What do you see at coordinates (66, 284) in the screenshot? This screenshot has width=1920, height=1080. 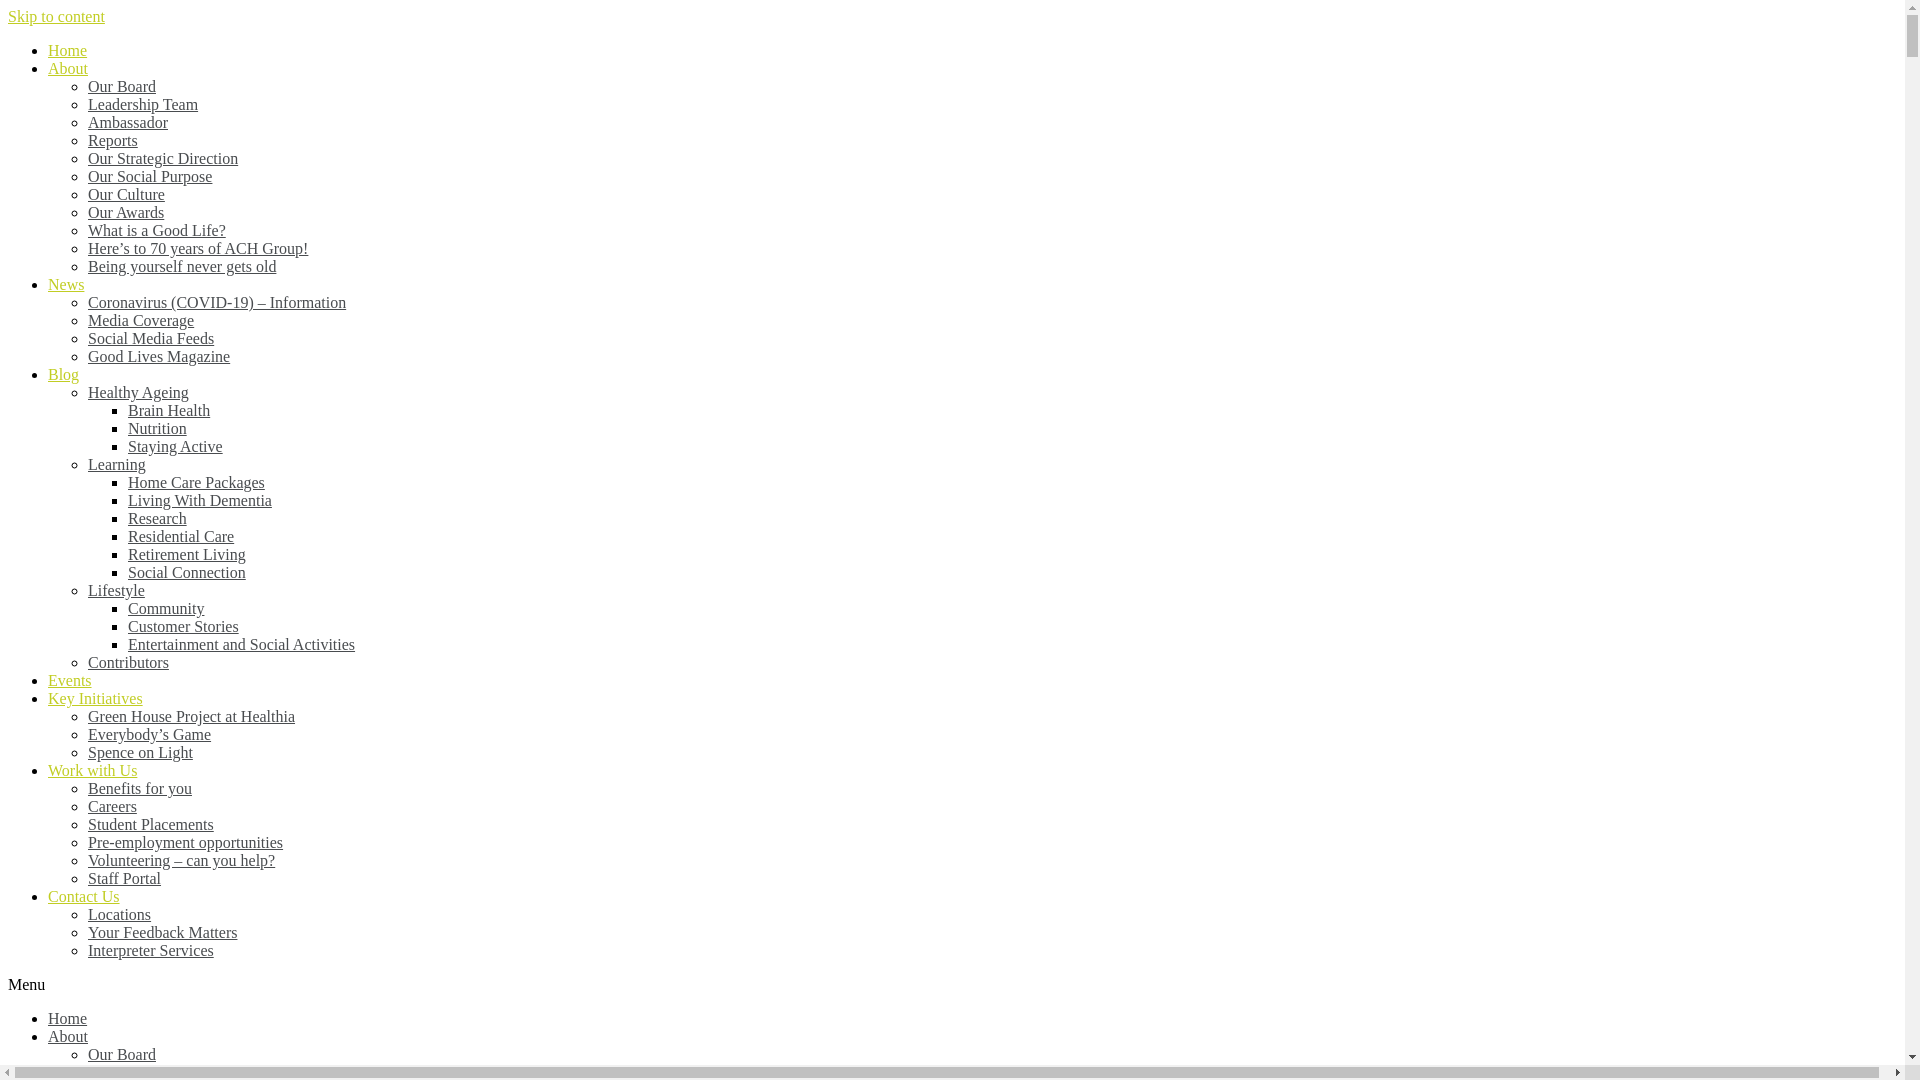 I see `'News'` at bounding box center [66, 284].